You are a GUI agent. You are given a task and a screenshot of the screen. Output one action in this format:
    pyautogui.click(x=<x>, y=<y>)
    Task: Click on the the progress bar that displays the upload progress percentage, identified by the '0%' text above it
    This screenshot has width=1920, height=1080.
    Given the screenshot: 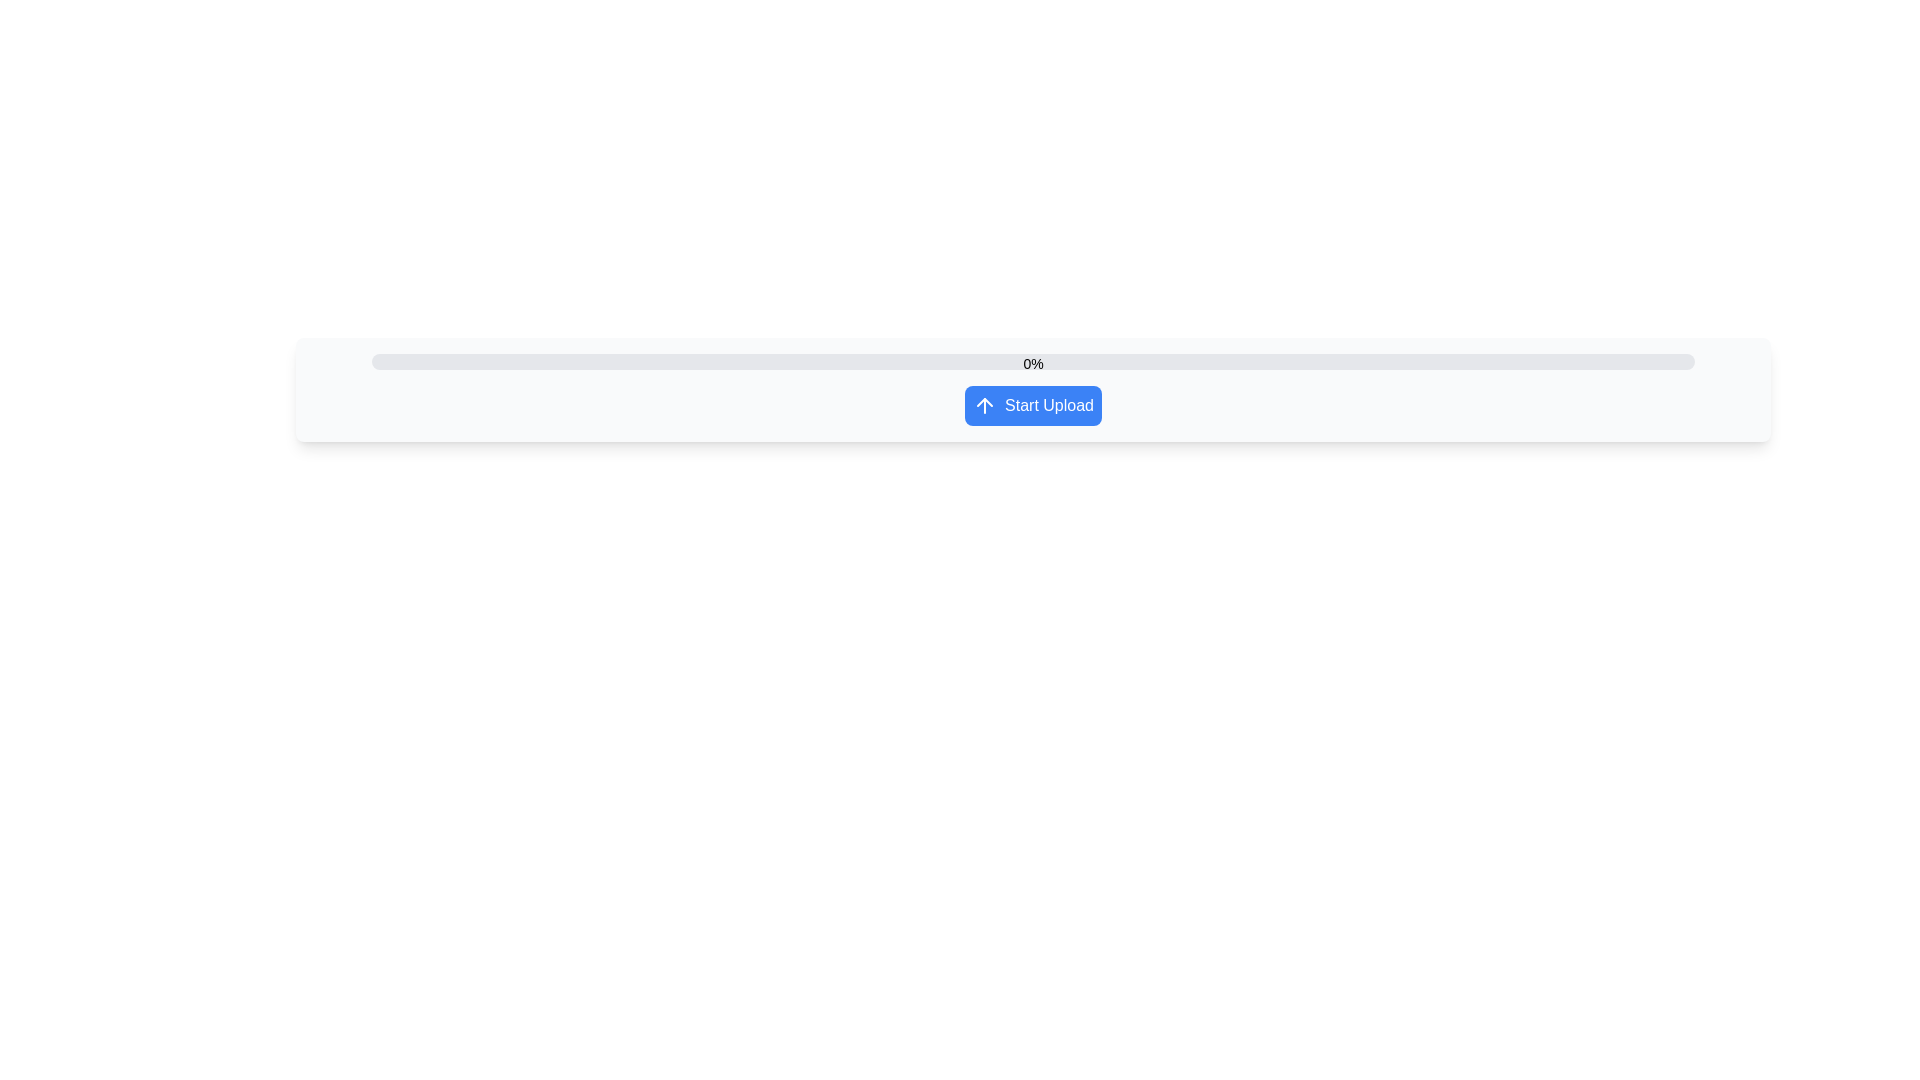 What is the action you would take?
    pyautogui.click(x=1033, y=362)
    